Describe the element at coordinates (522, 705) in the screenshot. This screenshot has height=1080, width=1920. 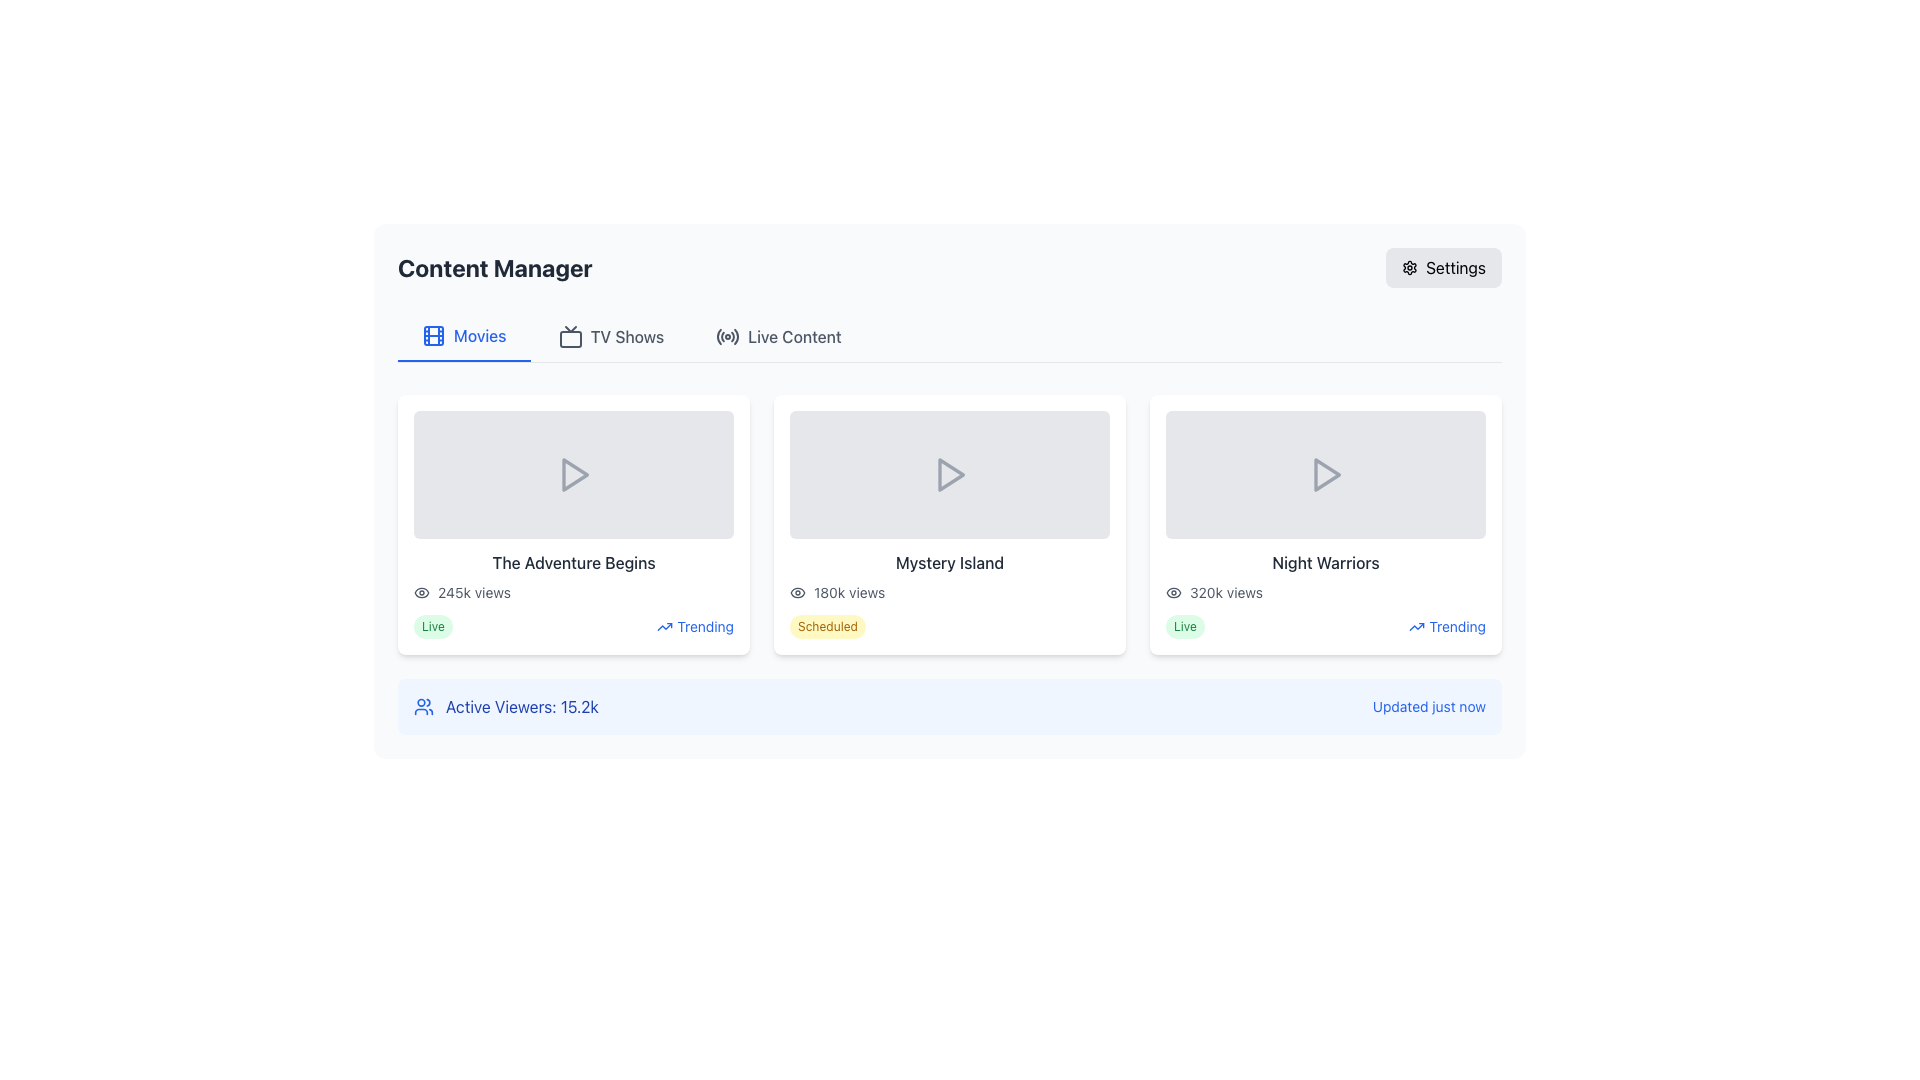
I see `the text element displaying 'Active Viewers: 15.2k', which is styled in blue and bold, located in the central right region of the interface` at that location.